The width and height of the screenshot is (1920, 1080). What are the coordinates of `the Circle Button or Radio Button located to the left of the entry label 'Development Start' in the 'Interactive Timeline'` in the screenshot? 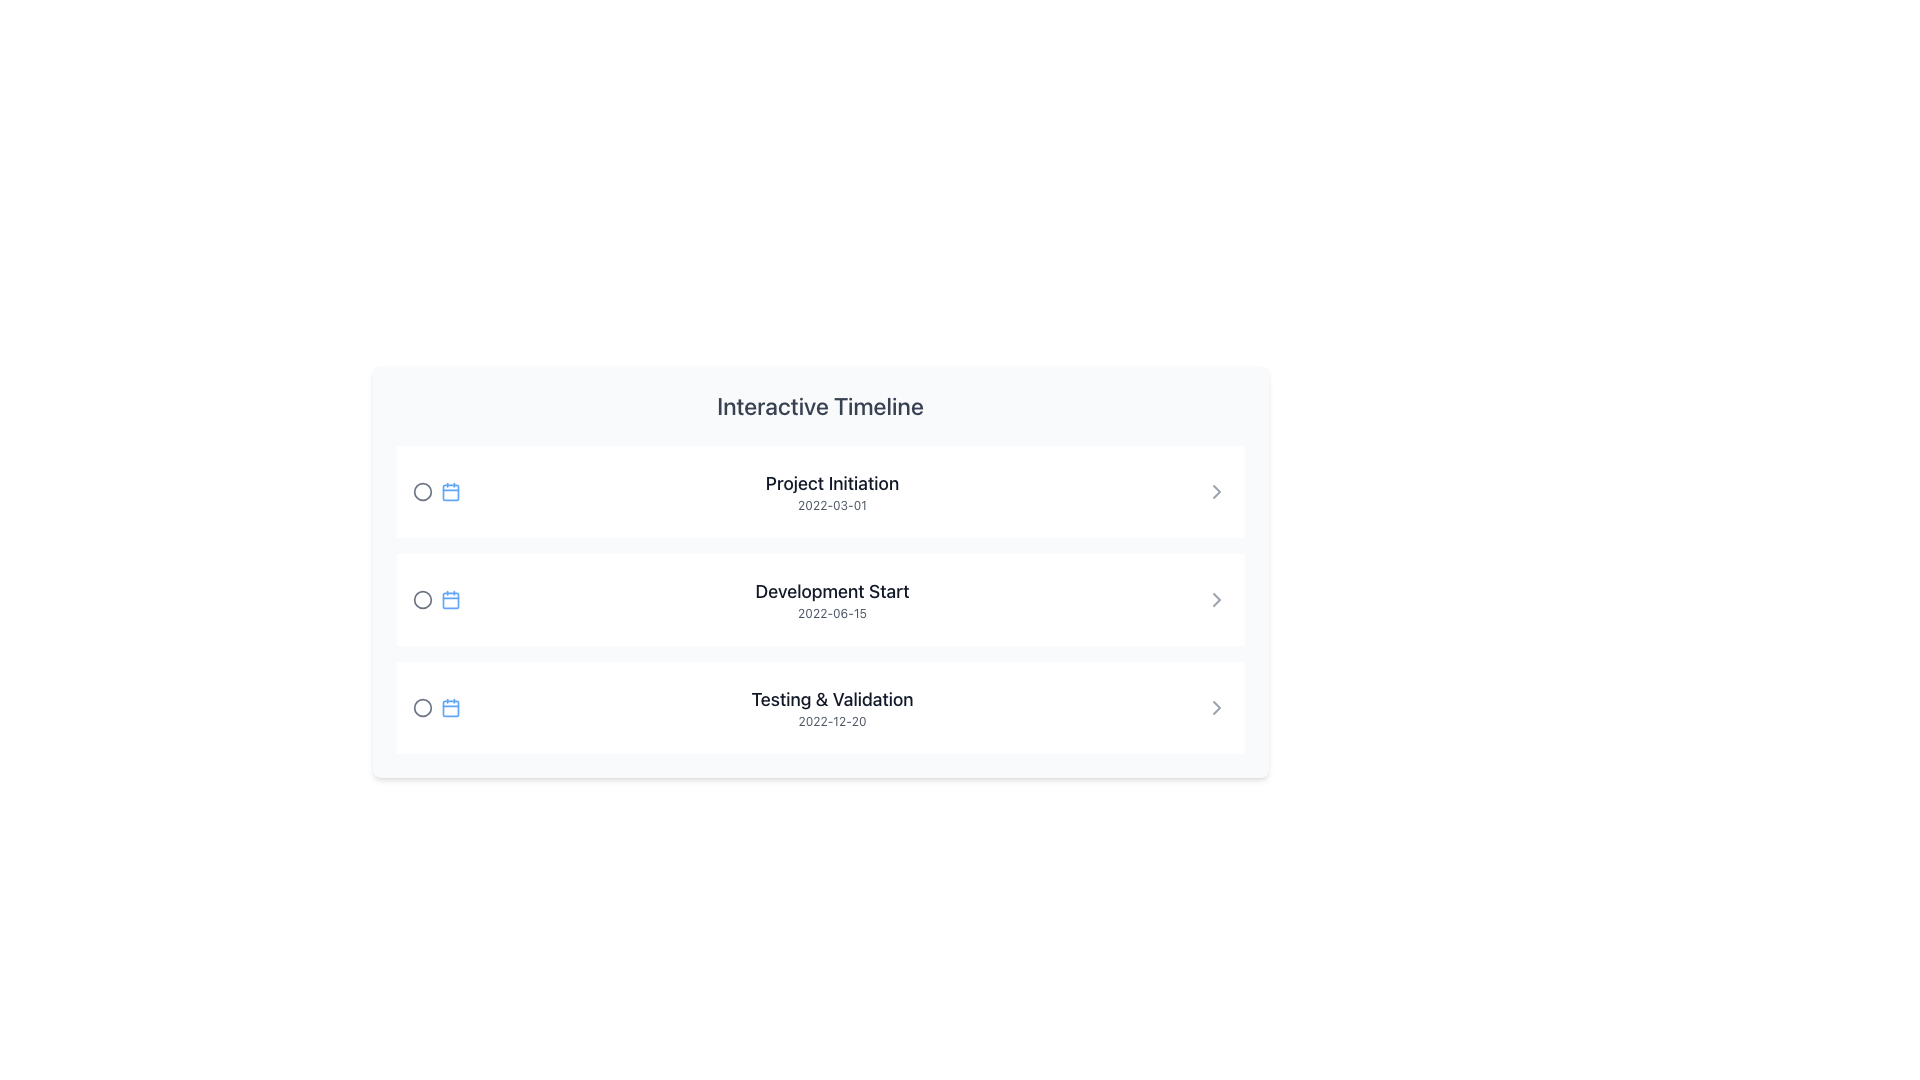 It's located at (421, 599).